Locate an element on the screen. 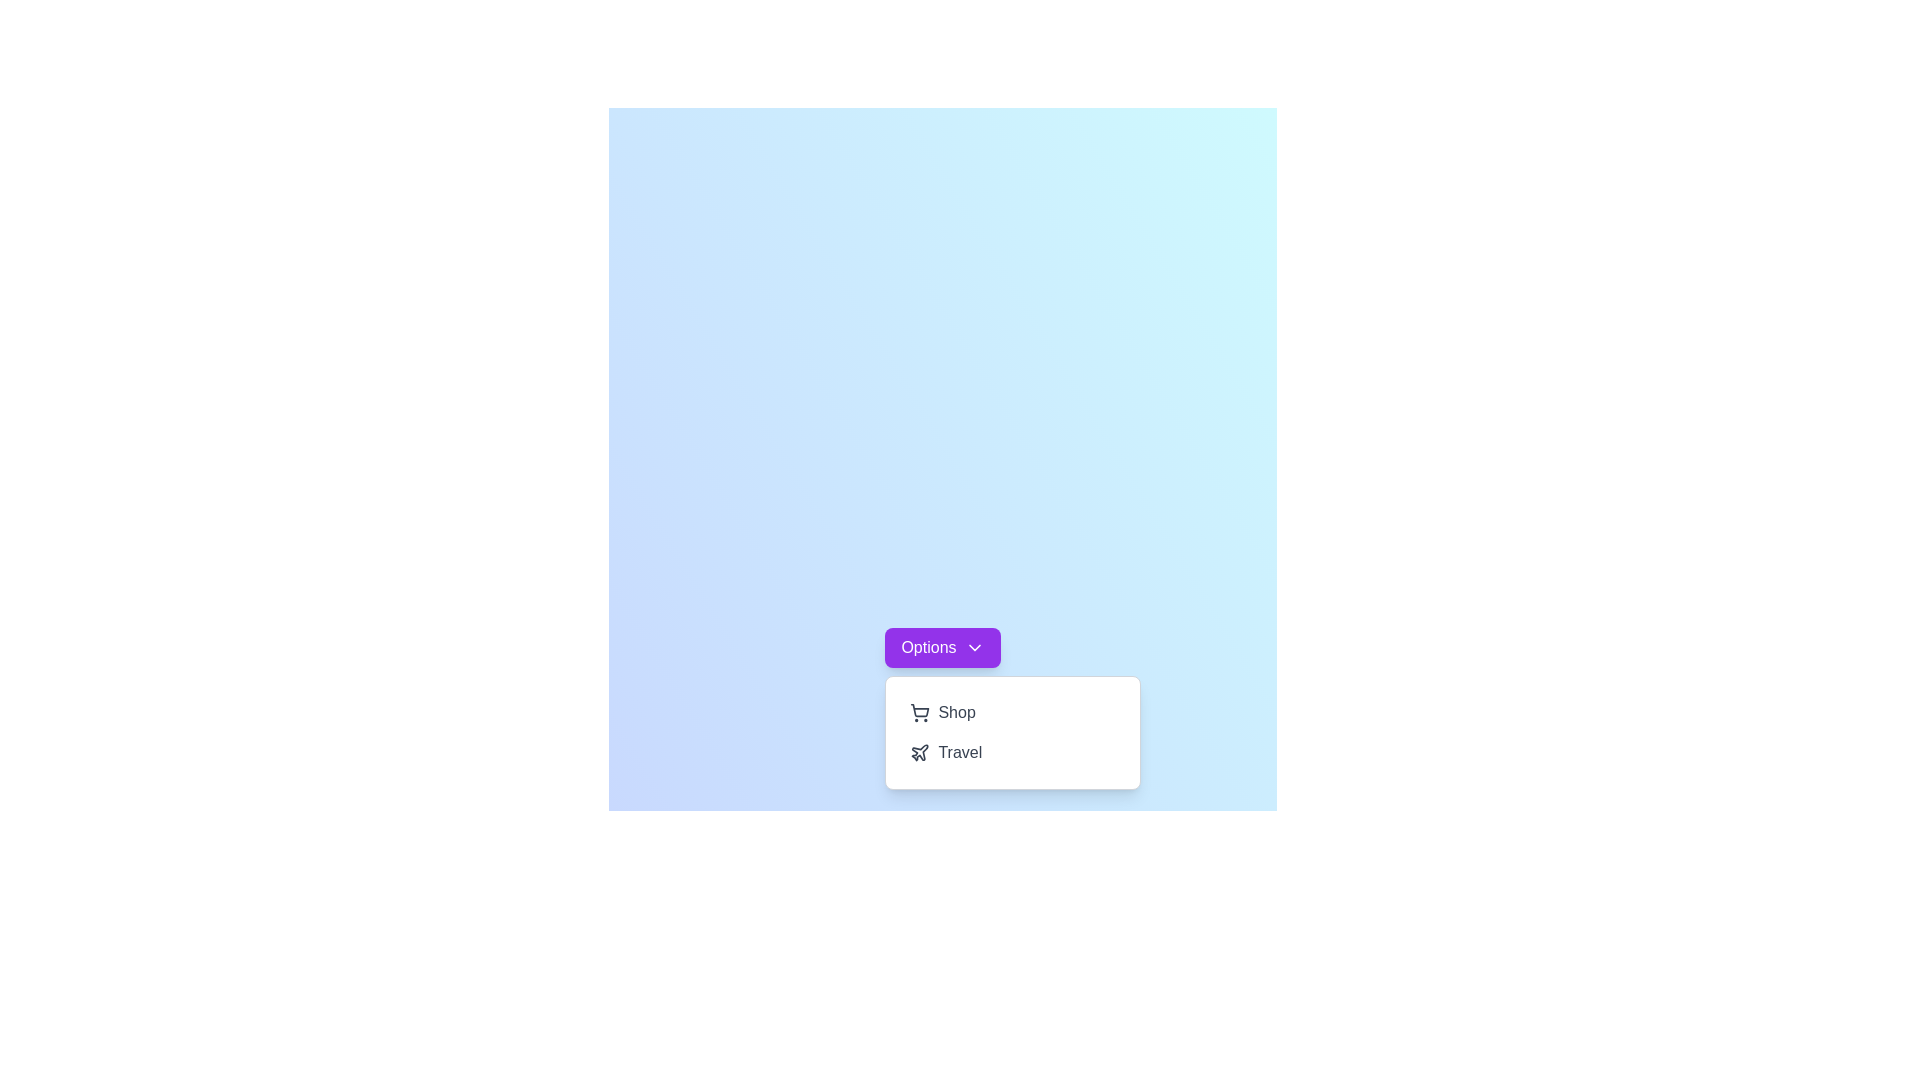 This screenshot has width=1920, height=1080. the cart icon located in the dropdown menu under the 'Options' button, positioned to the left of the 'Shop' text is located at coordinates (919, 709).